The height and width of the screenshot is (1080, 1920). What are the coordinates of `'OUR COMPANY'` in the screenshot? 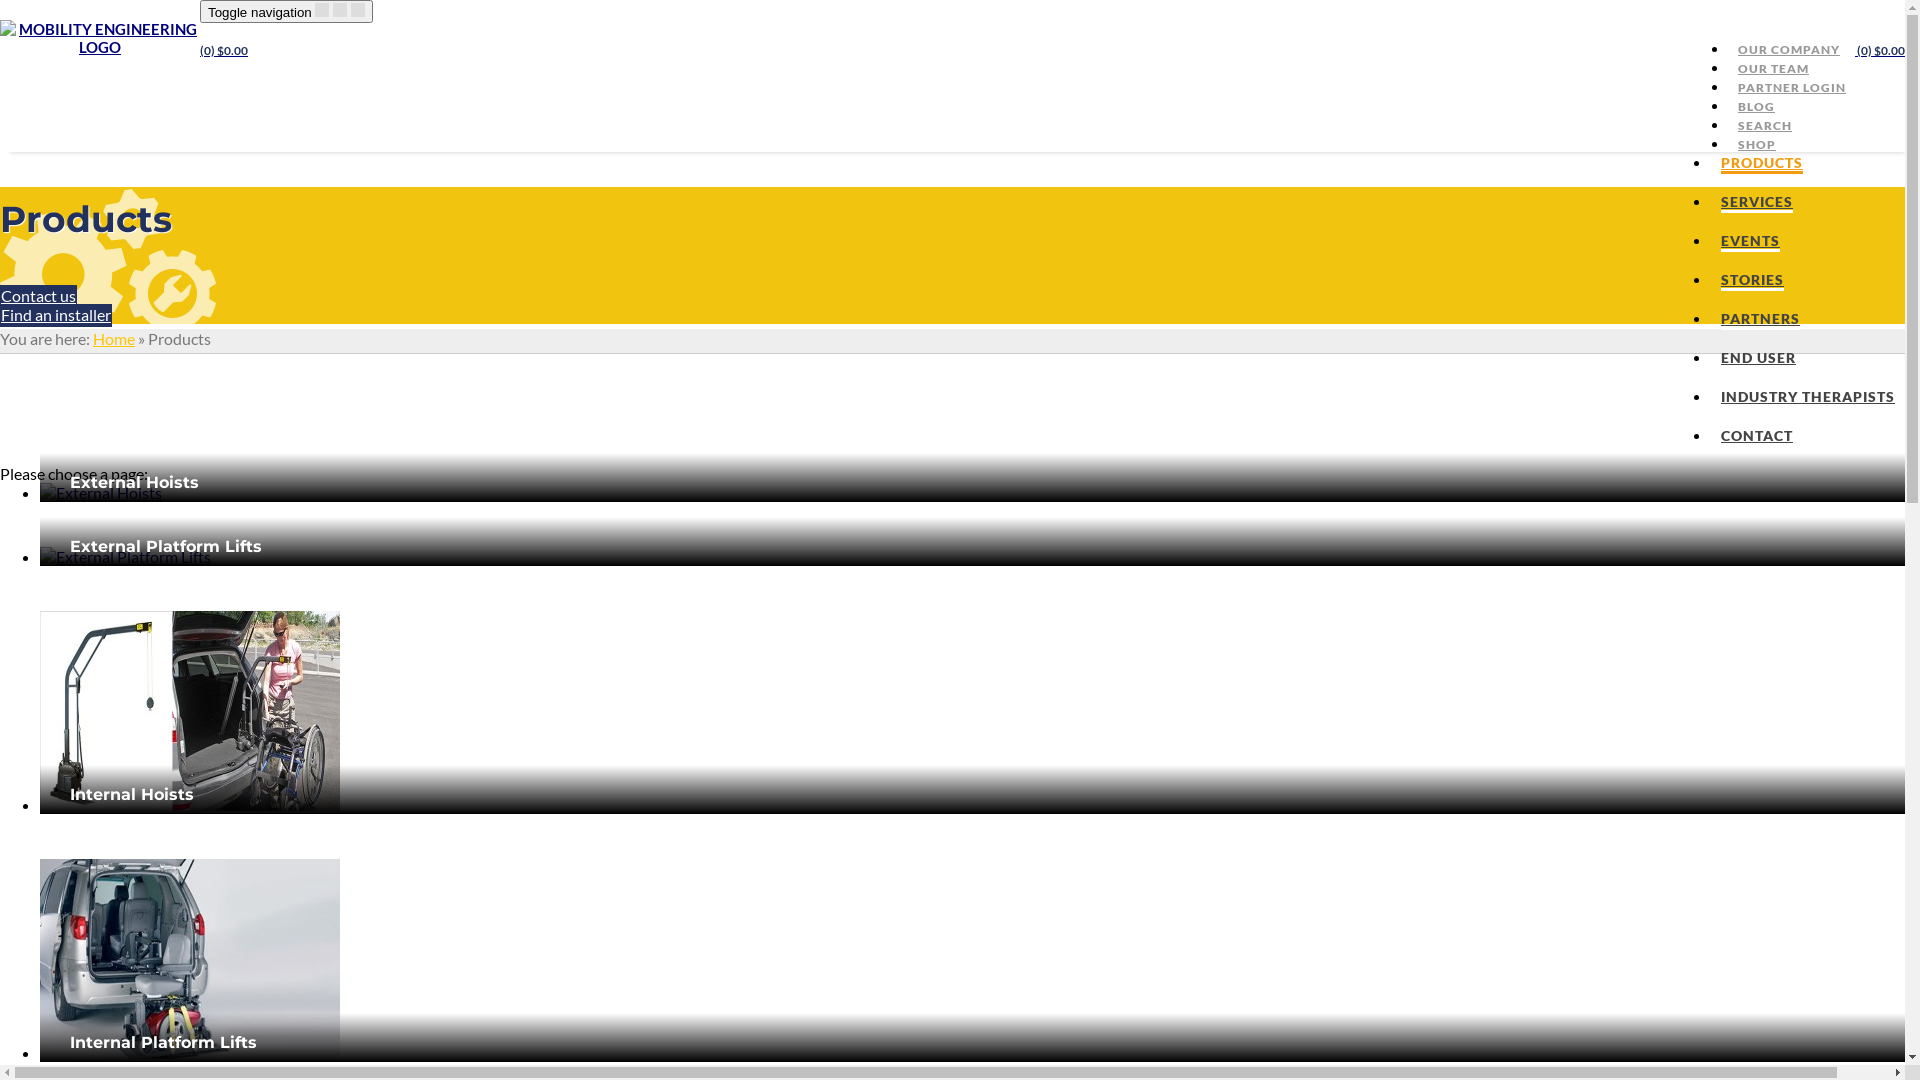 It's located at (1727, 48).